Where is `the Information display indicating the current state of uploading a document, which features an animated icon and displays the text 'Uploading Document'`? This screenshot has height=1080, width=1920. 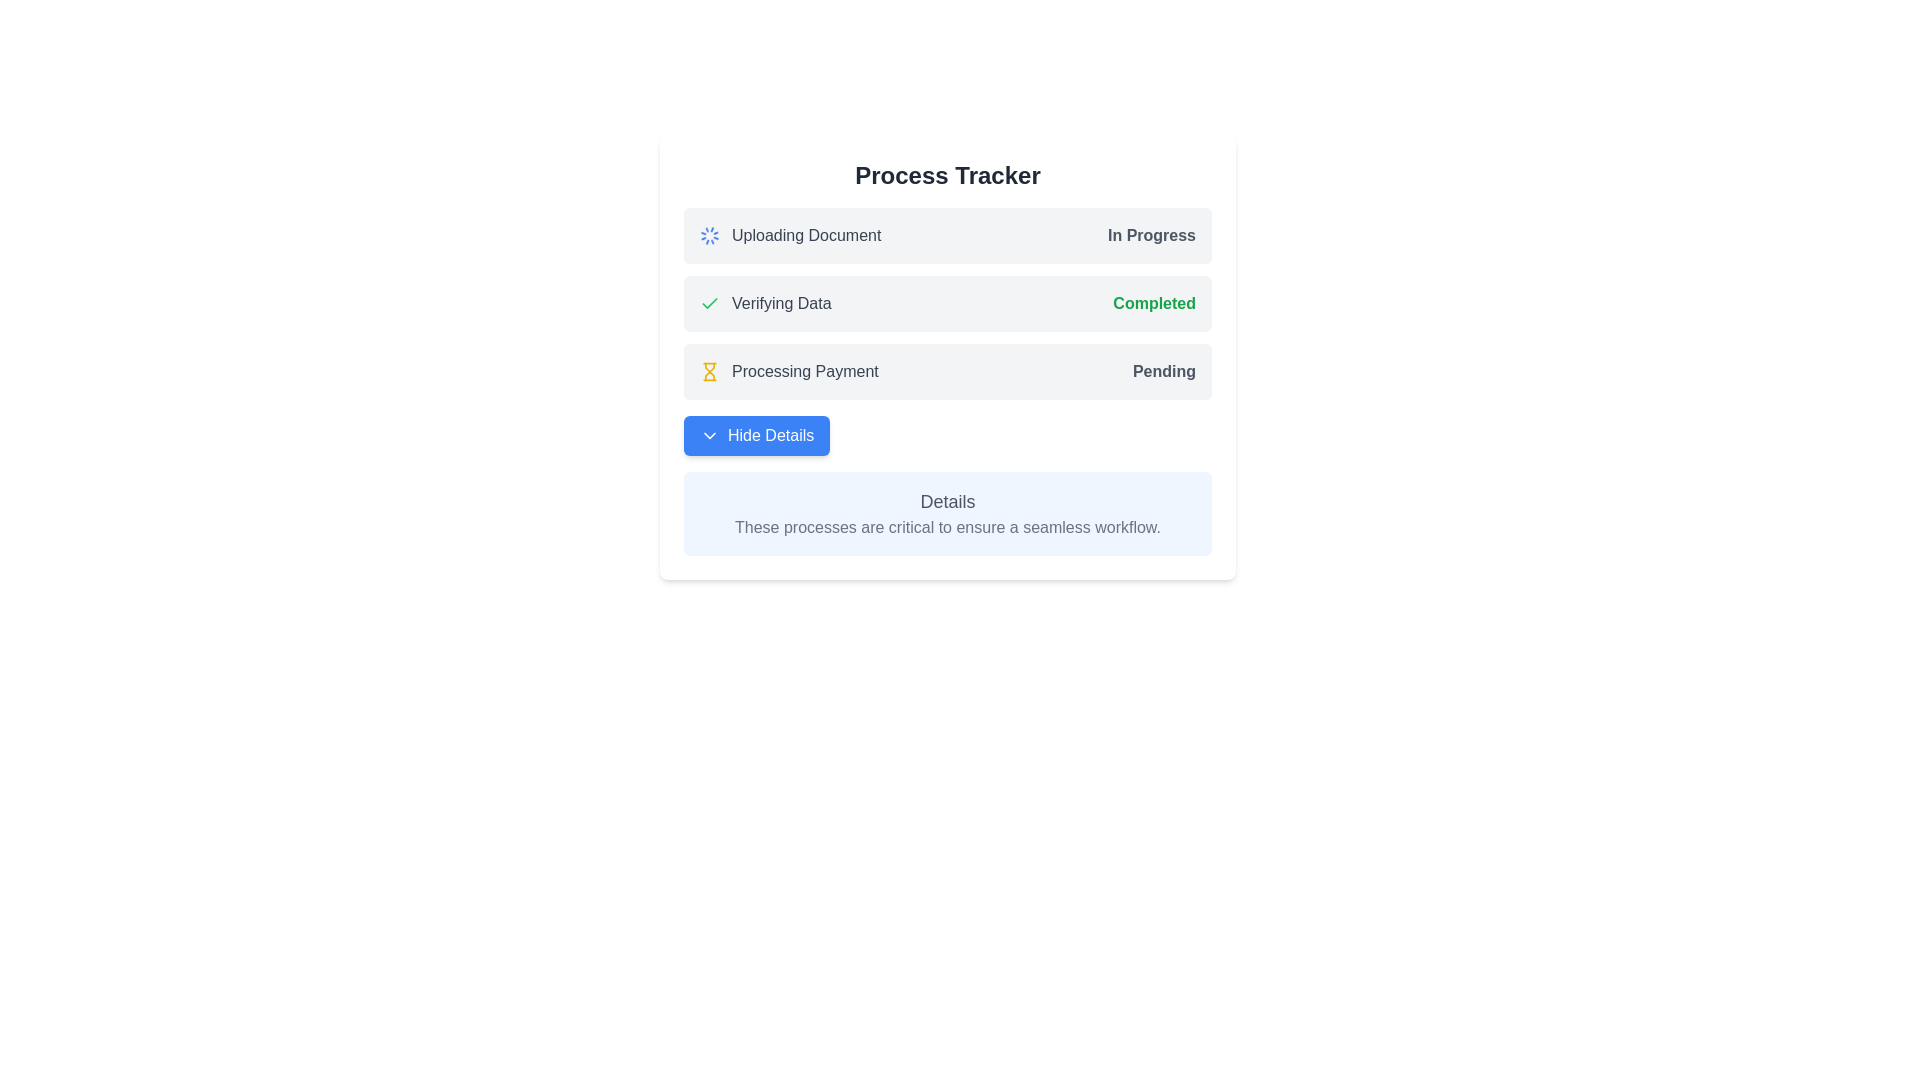 the Information display indicating the current state of uploading a document, which features an animated icon and displays the text 'Uploading Document' is located at coordinates (789, 234).